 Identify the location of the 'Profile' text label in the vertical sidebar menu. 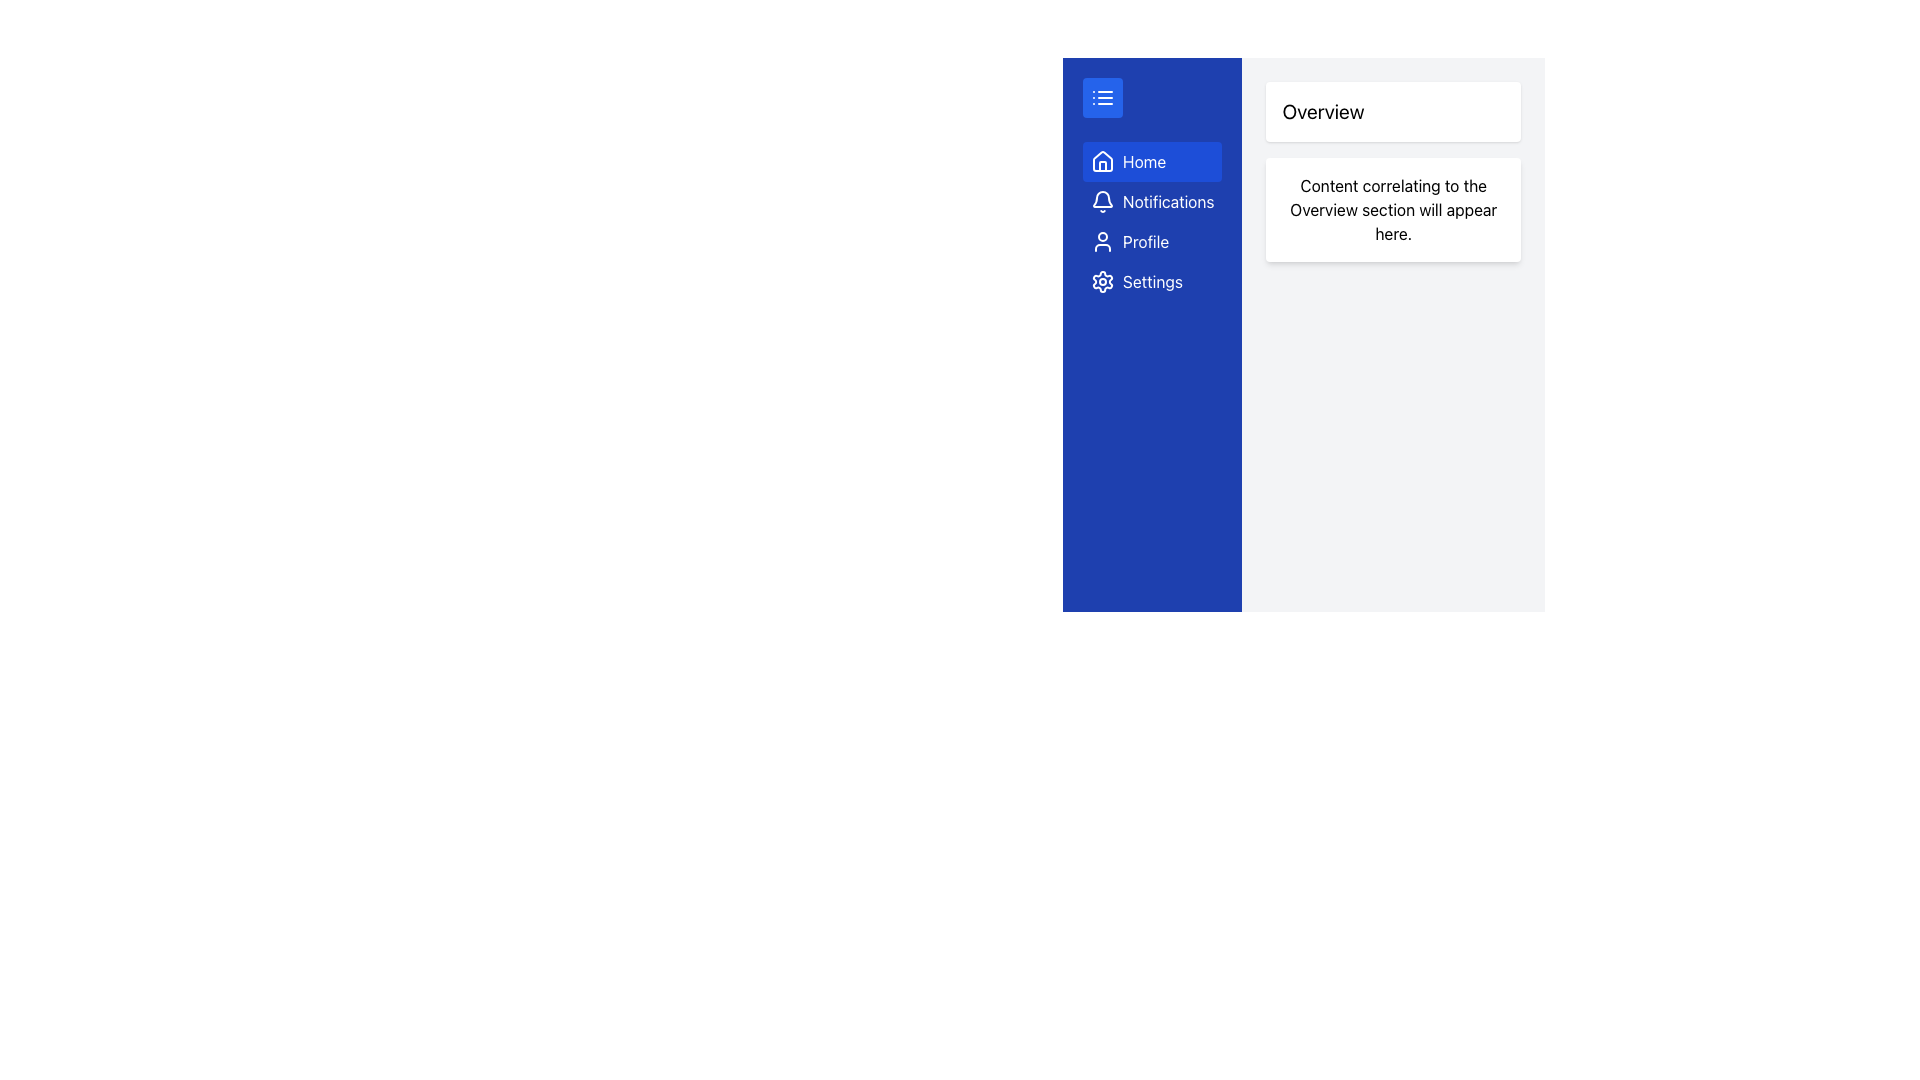
(1146, 241).